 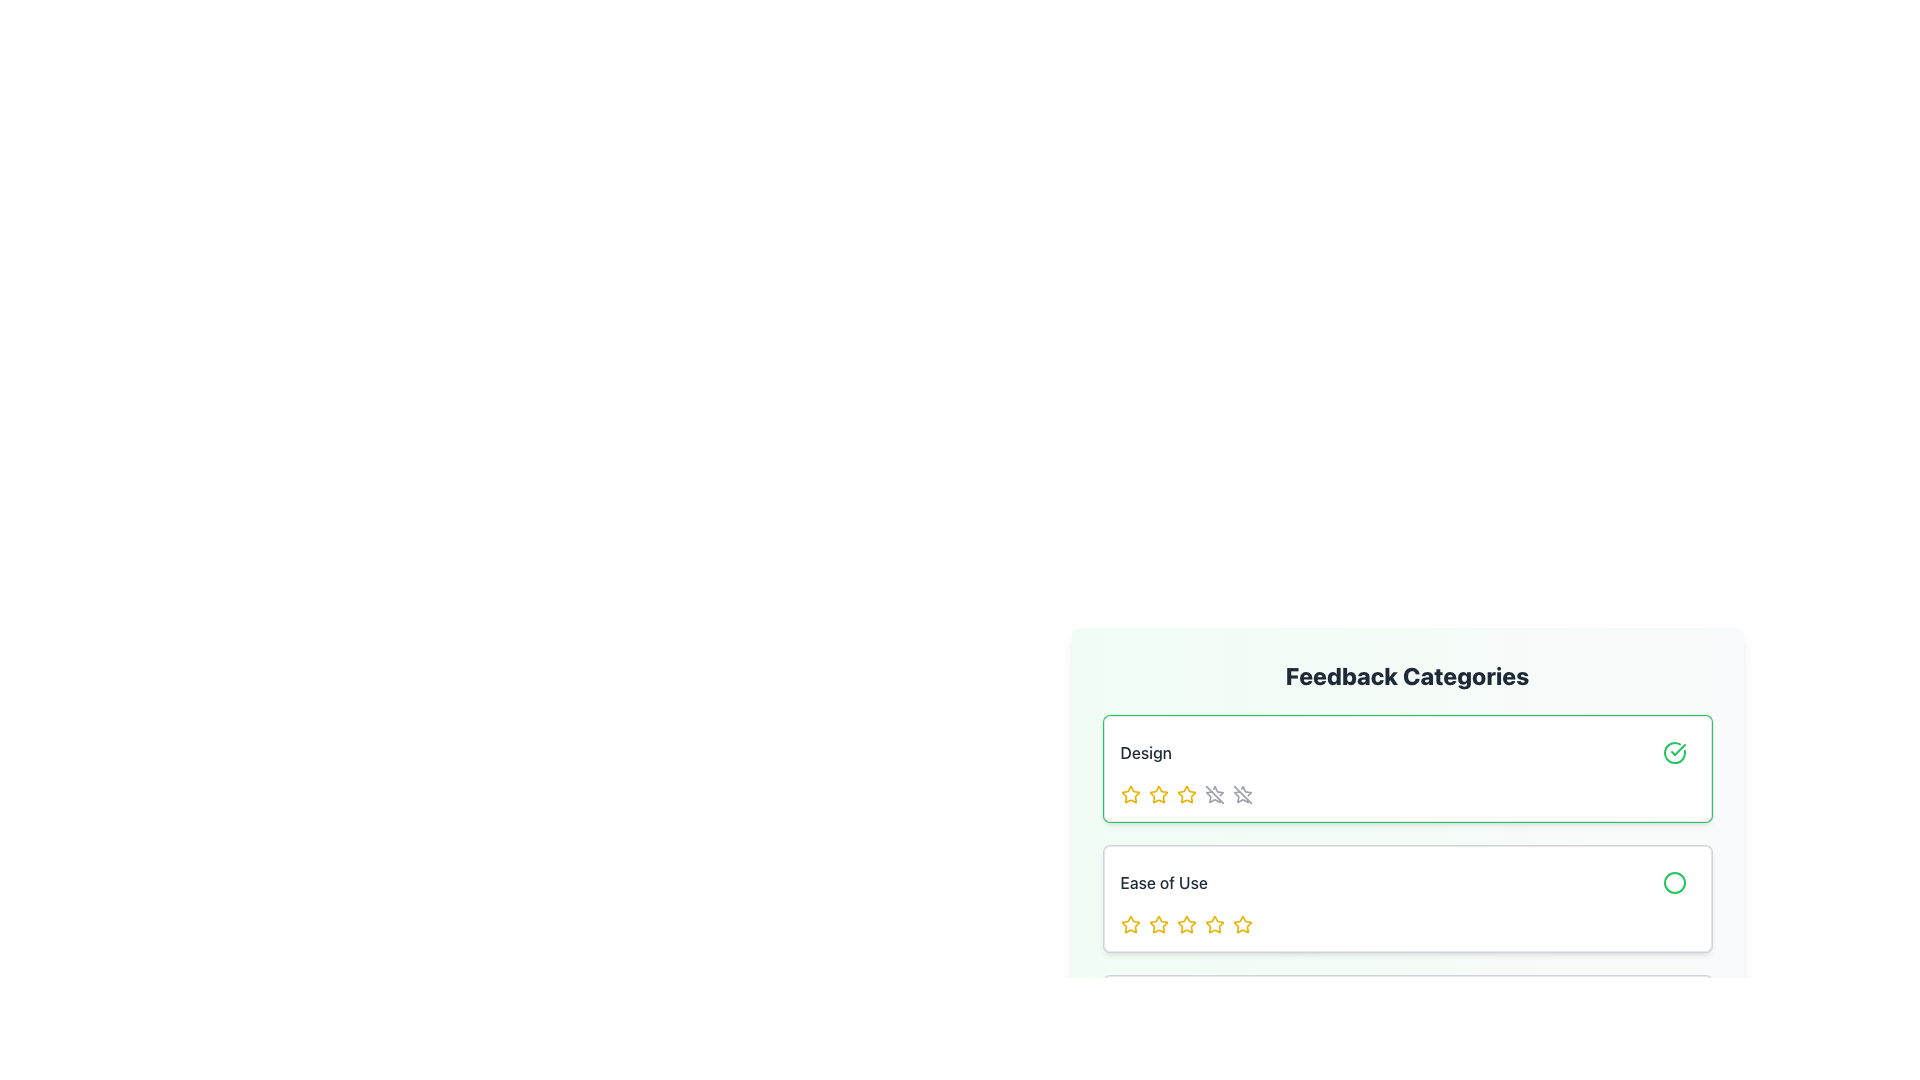 What do you see at coordinates (1186, 793) in the screenshot?
I see `the third yellow star rating icon in the 'Design' category` at bounding box center [1186, 793].